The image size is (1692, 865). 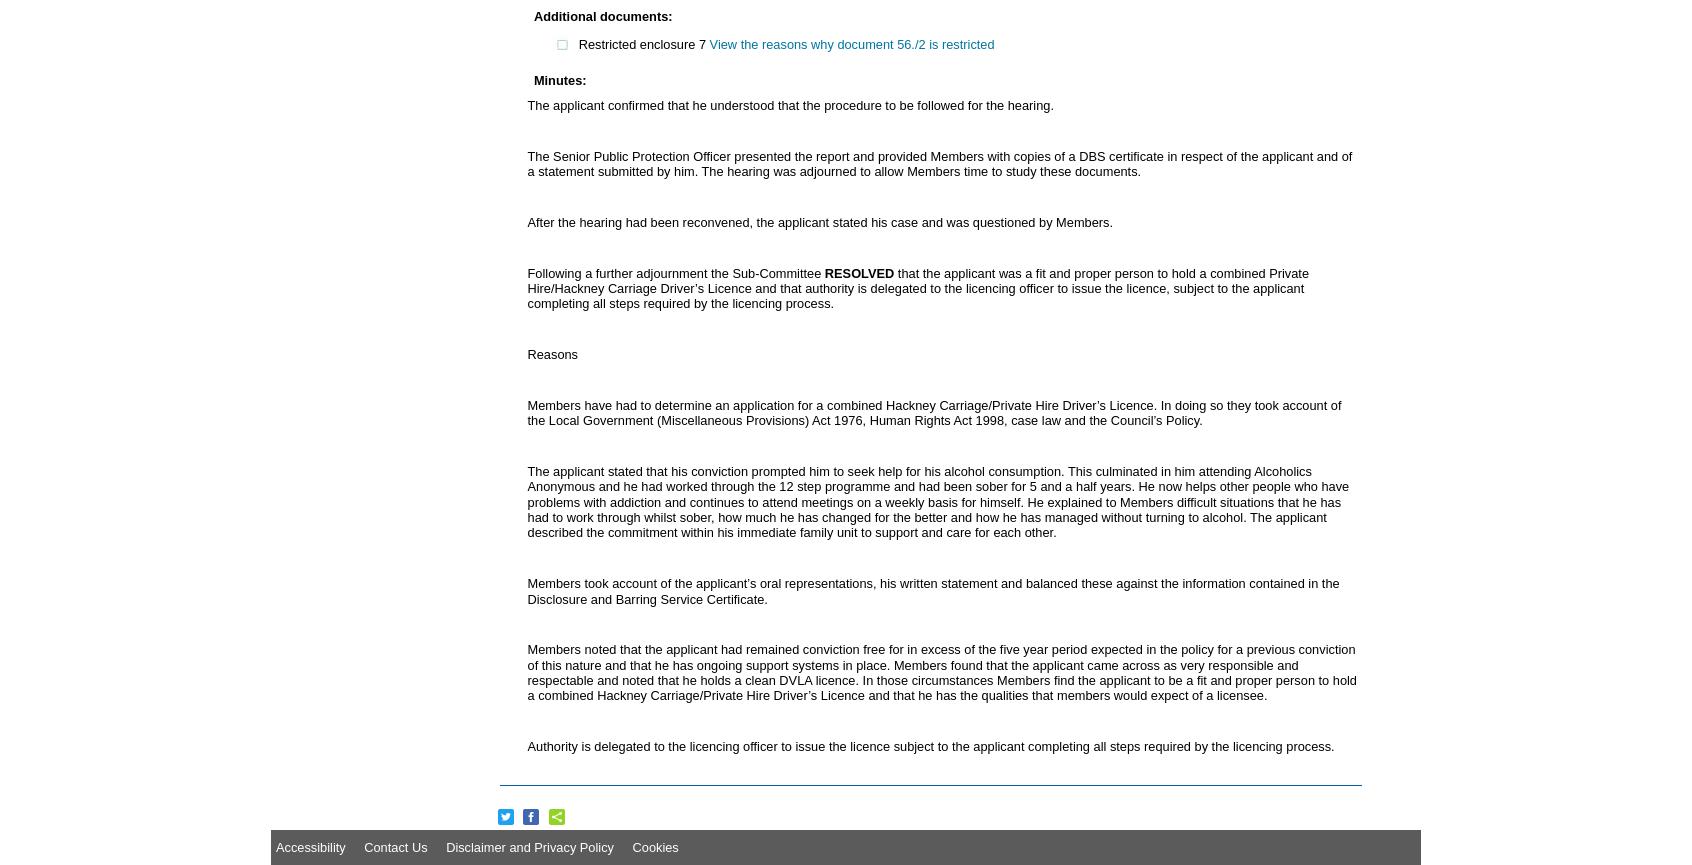 I want to click on 'Members took account of the applicant’s
oral representations, his written statement and balanced these
against the information contained in the Disclosure and Barring
Service Certificate.', so click(x=932, y=590).